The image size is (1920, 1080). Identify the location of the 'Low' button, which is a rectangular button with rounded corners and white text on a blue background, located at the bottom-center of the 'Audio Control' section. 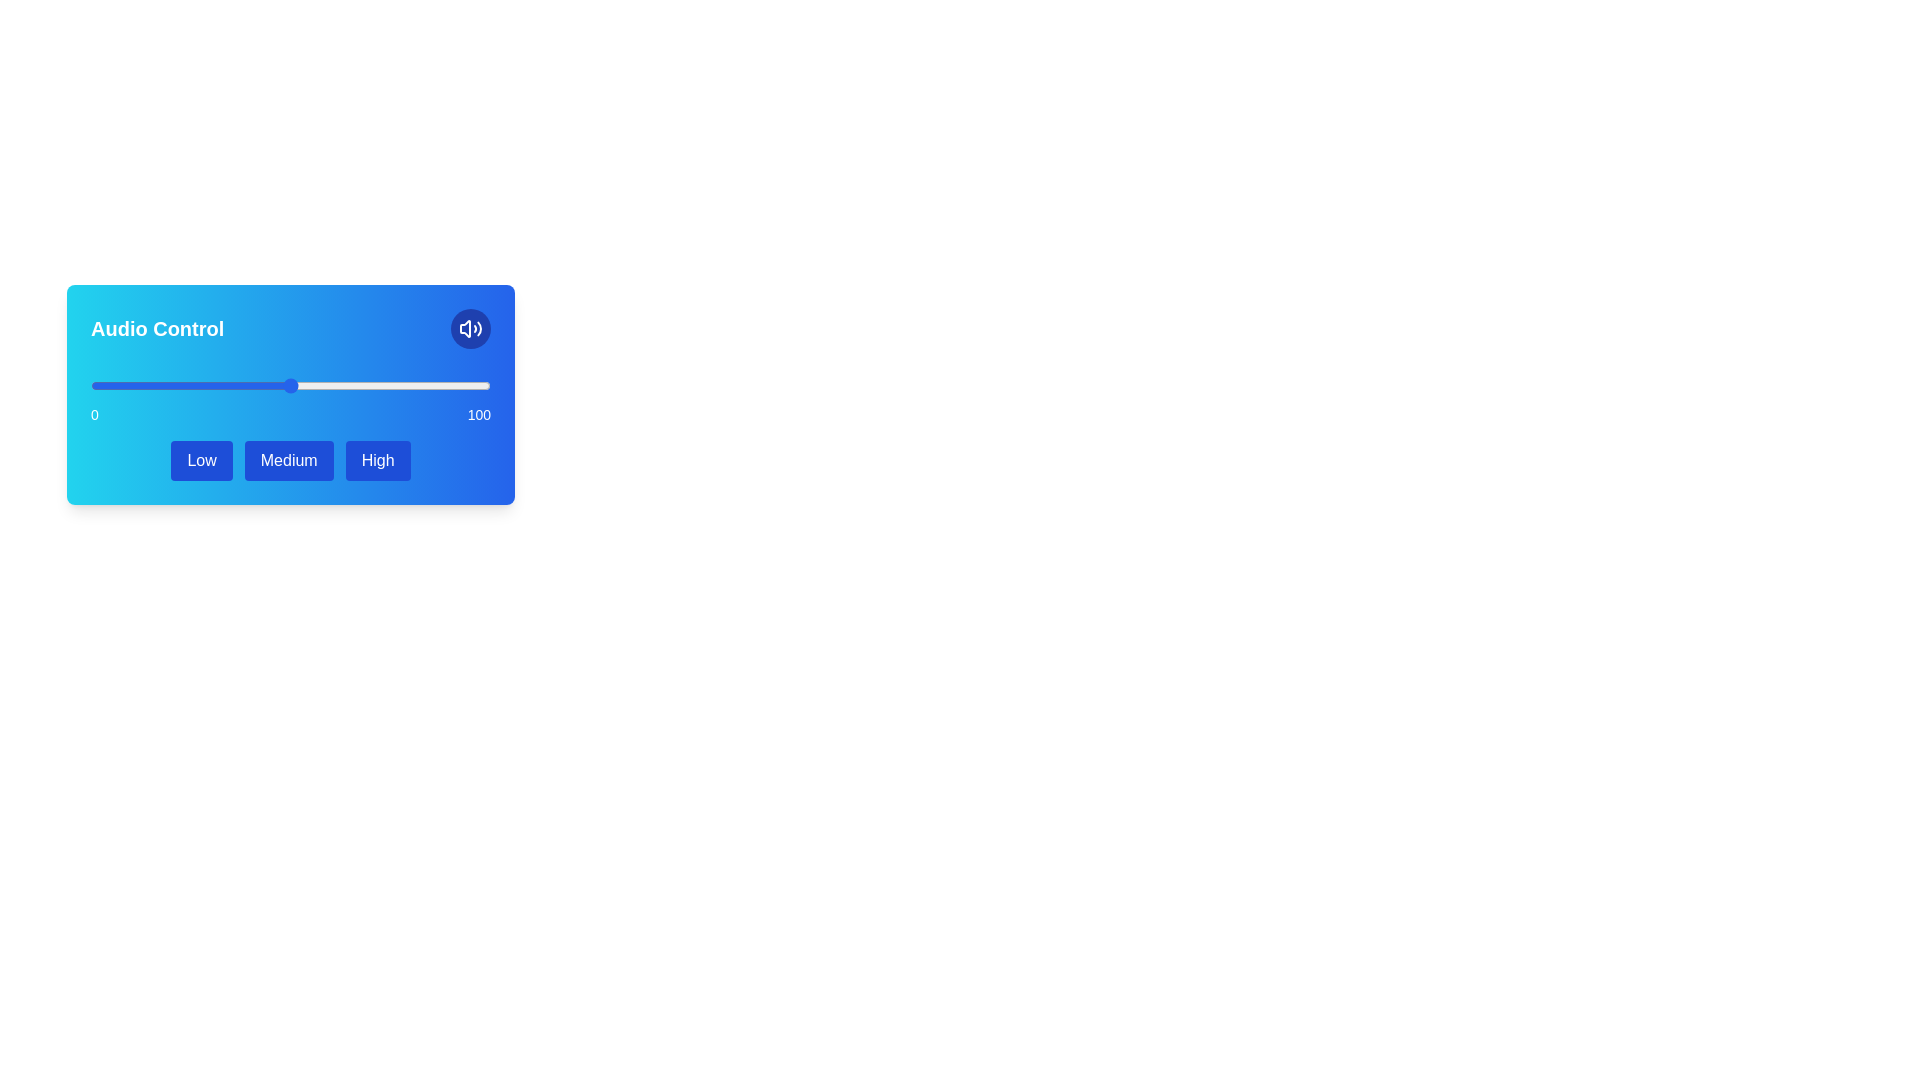
(201, 461).